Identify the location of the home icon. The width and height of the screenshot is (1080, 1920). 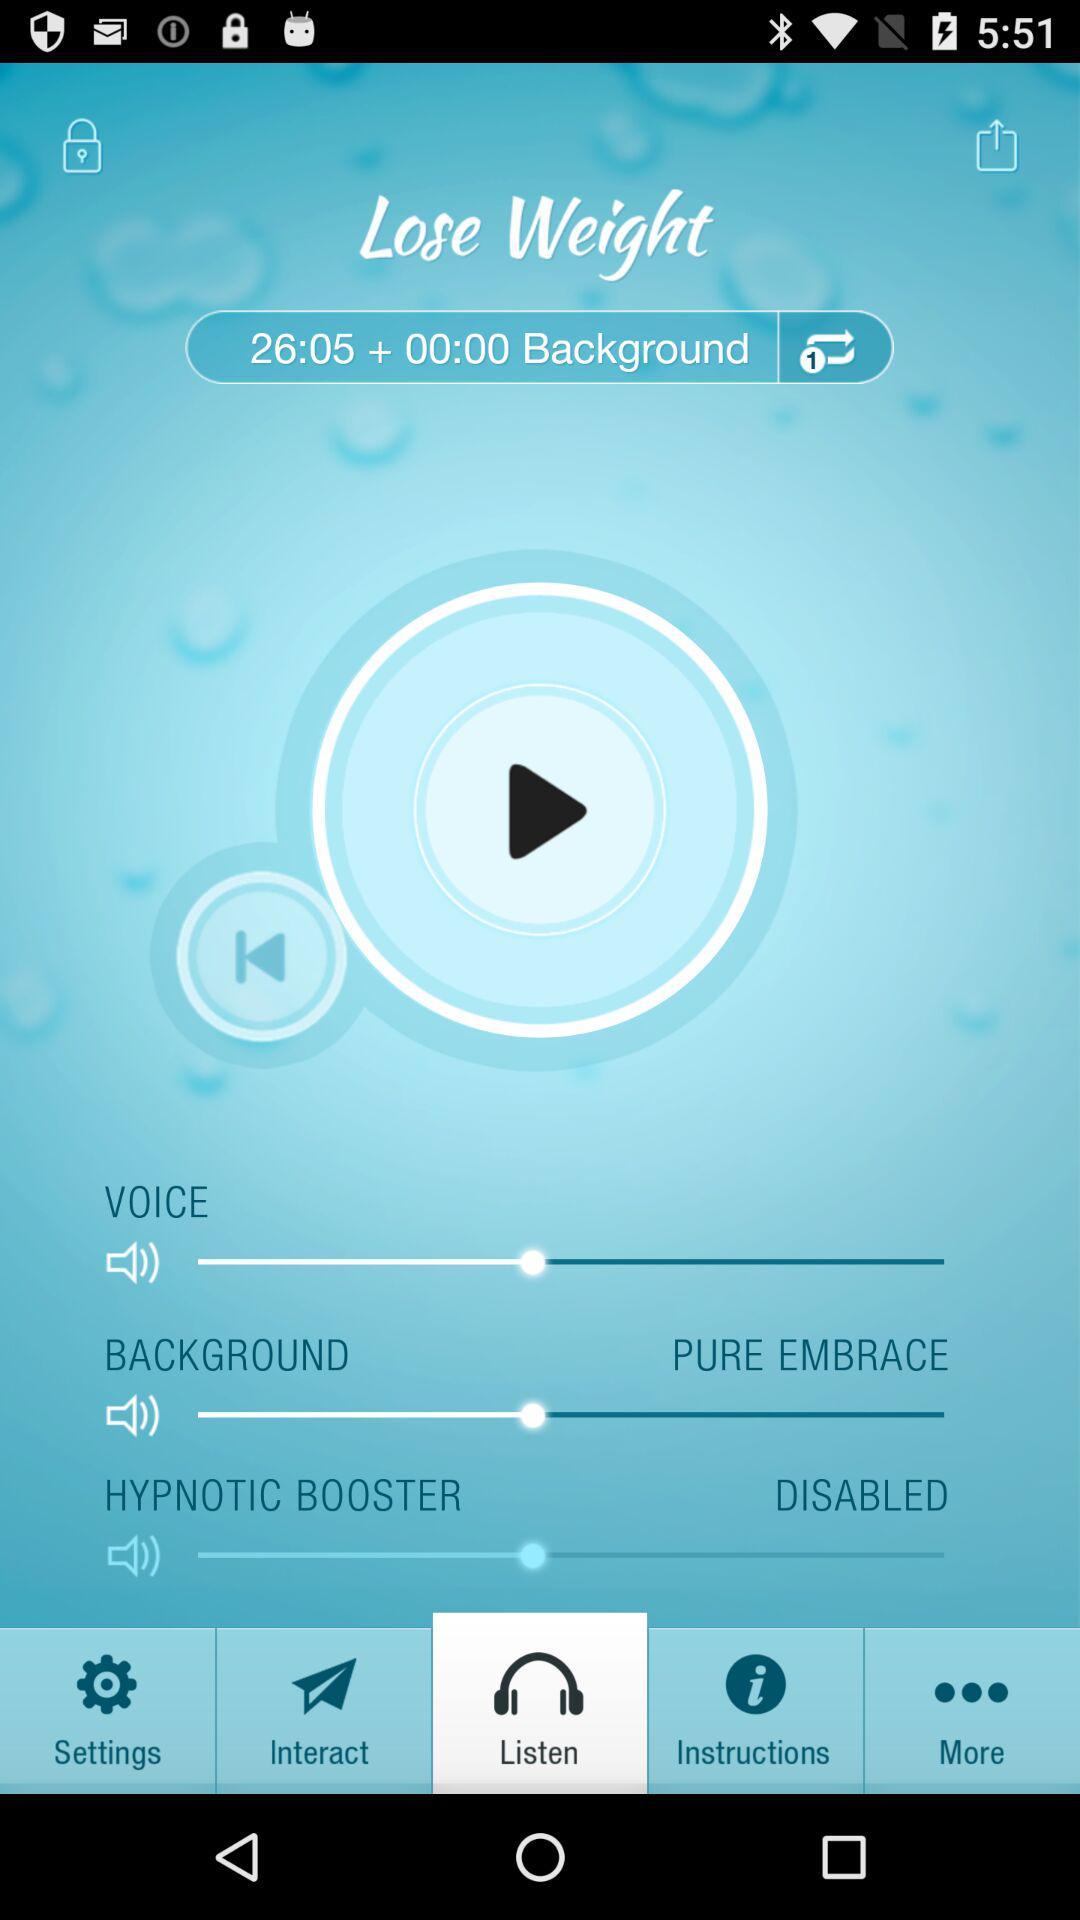
(540, 1821).